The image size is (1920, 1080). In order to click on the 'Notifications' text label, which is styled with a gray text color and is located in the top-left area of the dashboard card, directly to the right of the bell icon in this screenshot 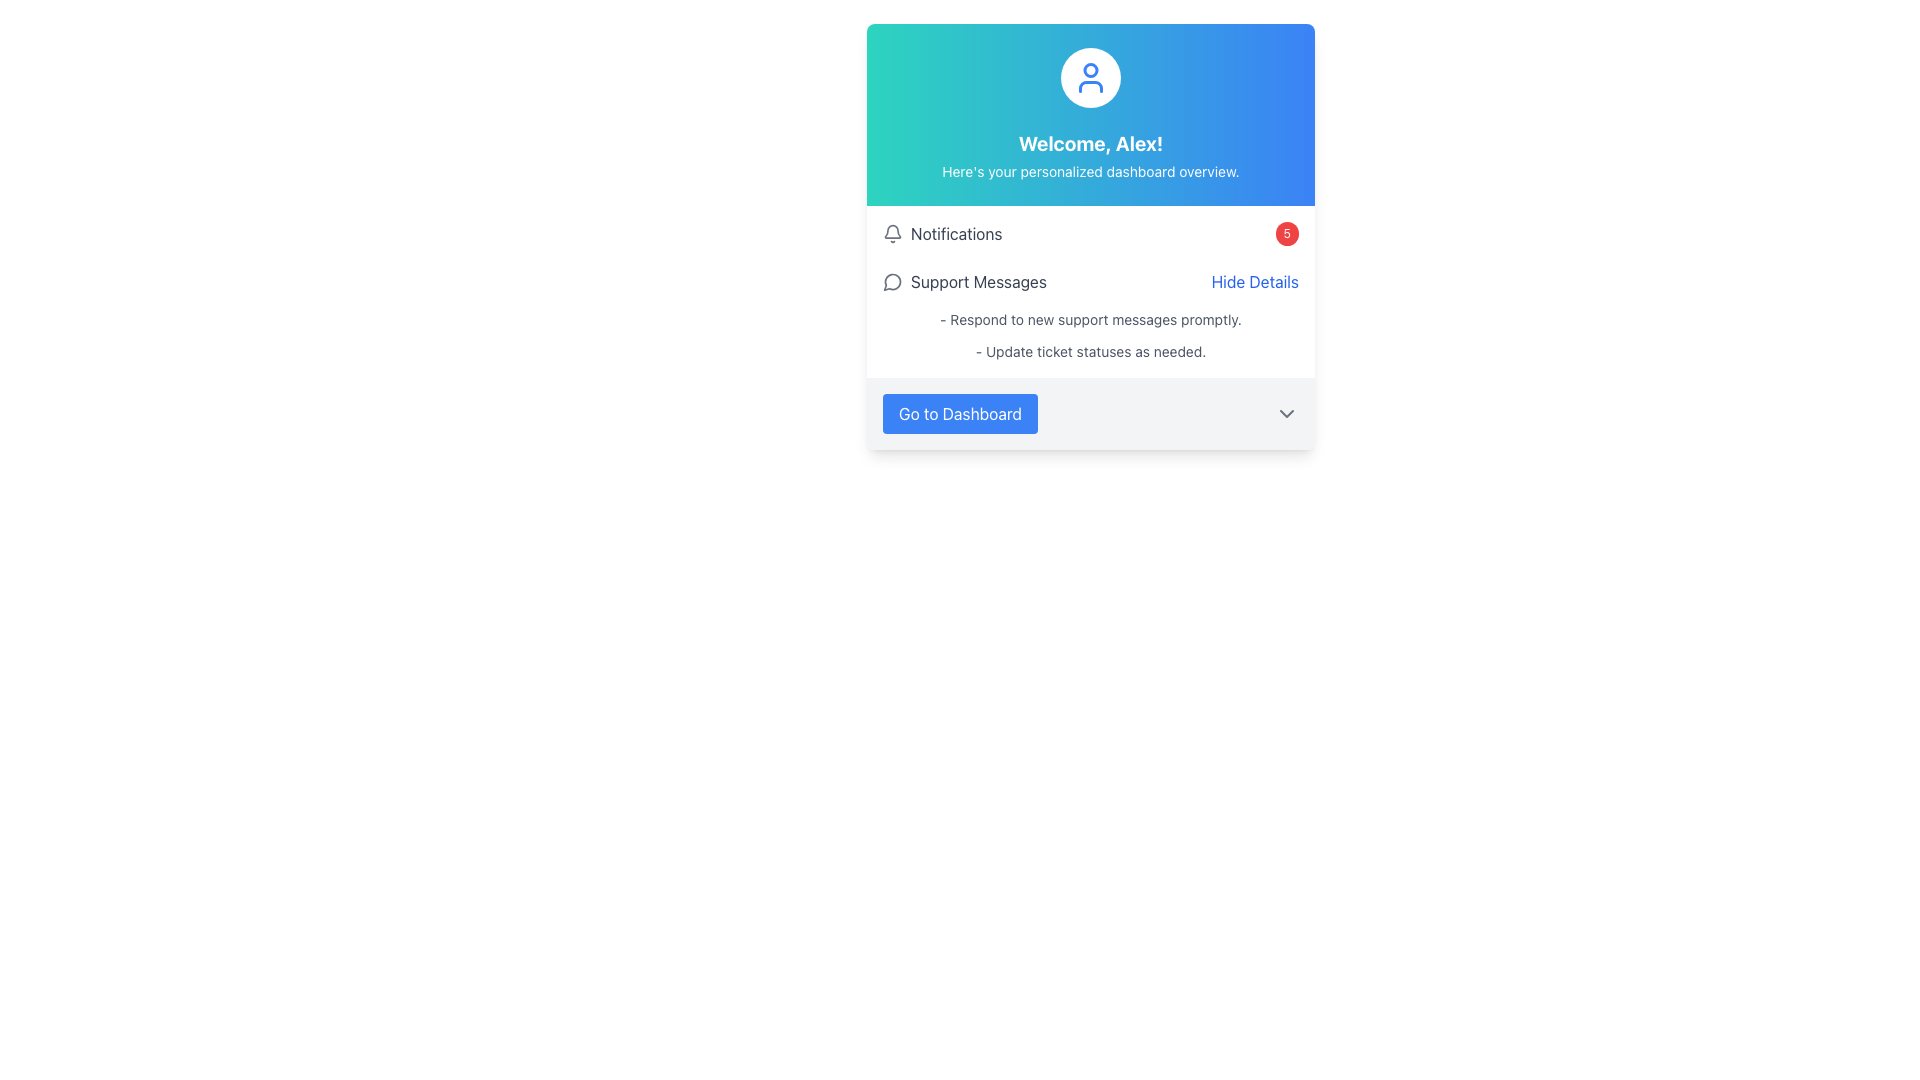, I will do `click(955, 233)`.